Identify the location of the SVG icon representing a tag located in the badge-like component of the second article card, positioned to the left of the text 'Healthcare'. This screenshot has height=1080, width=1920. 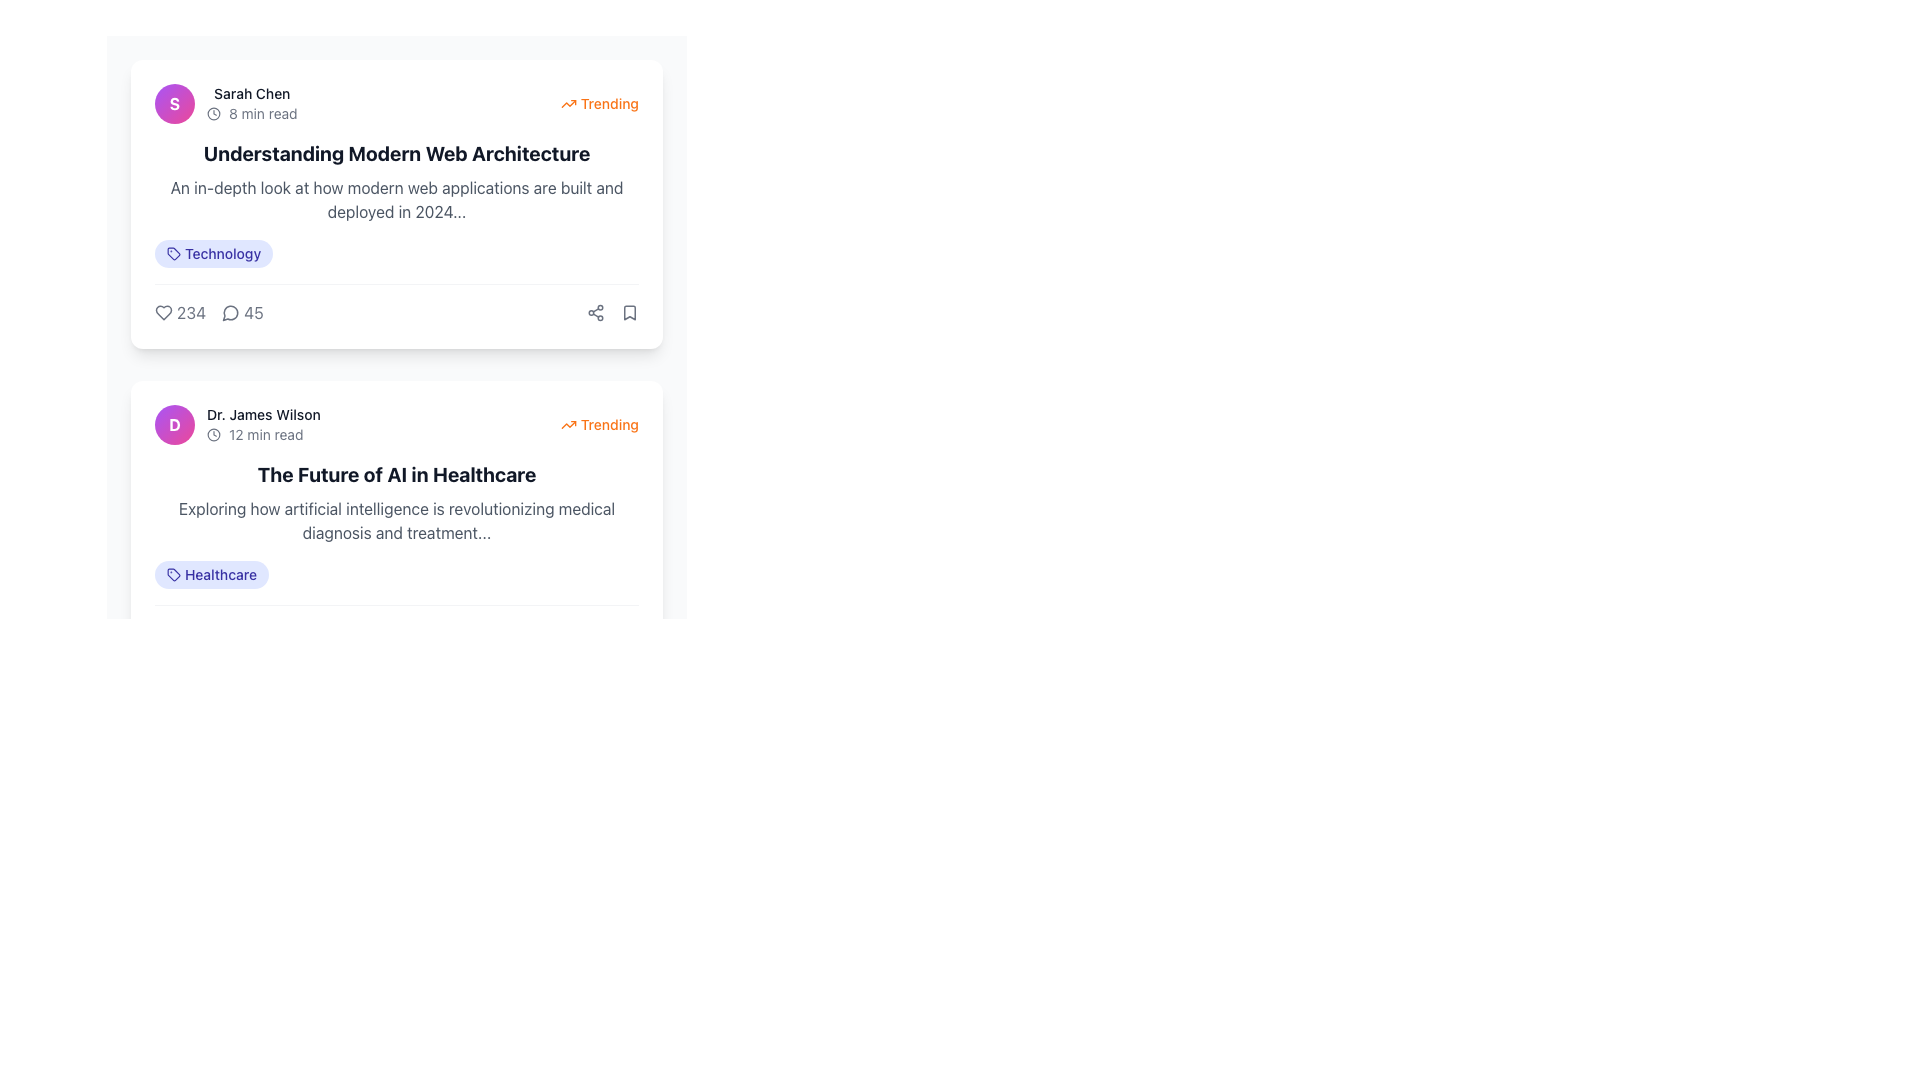
(173, 574).